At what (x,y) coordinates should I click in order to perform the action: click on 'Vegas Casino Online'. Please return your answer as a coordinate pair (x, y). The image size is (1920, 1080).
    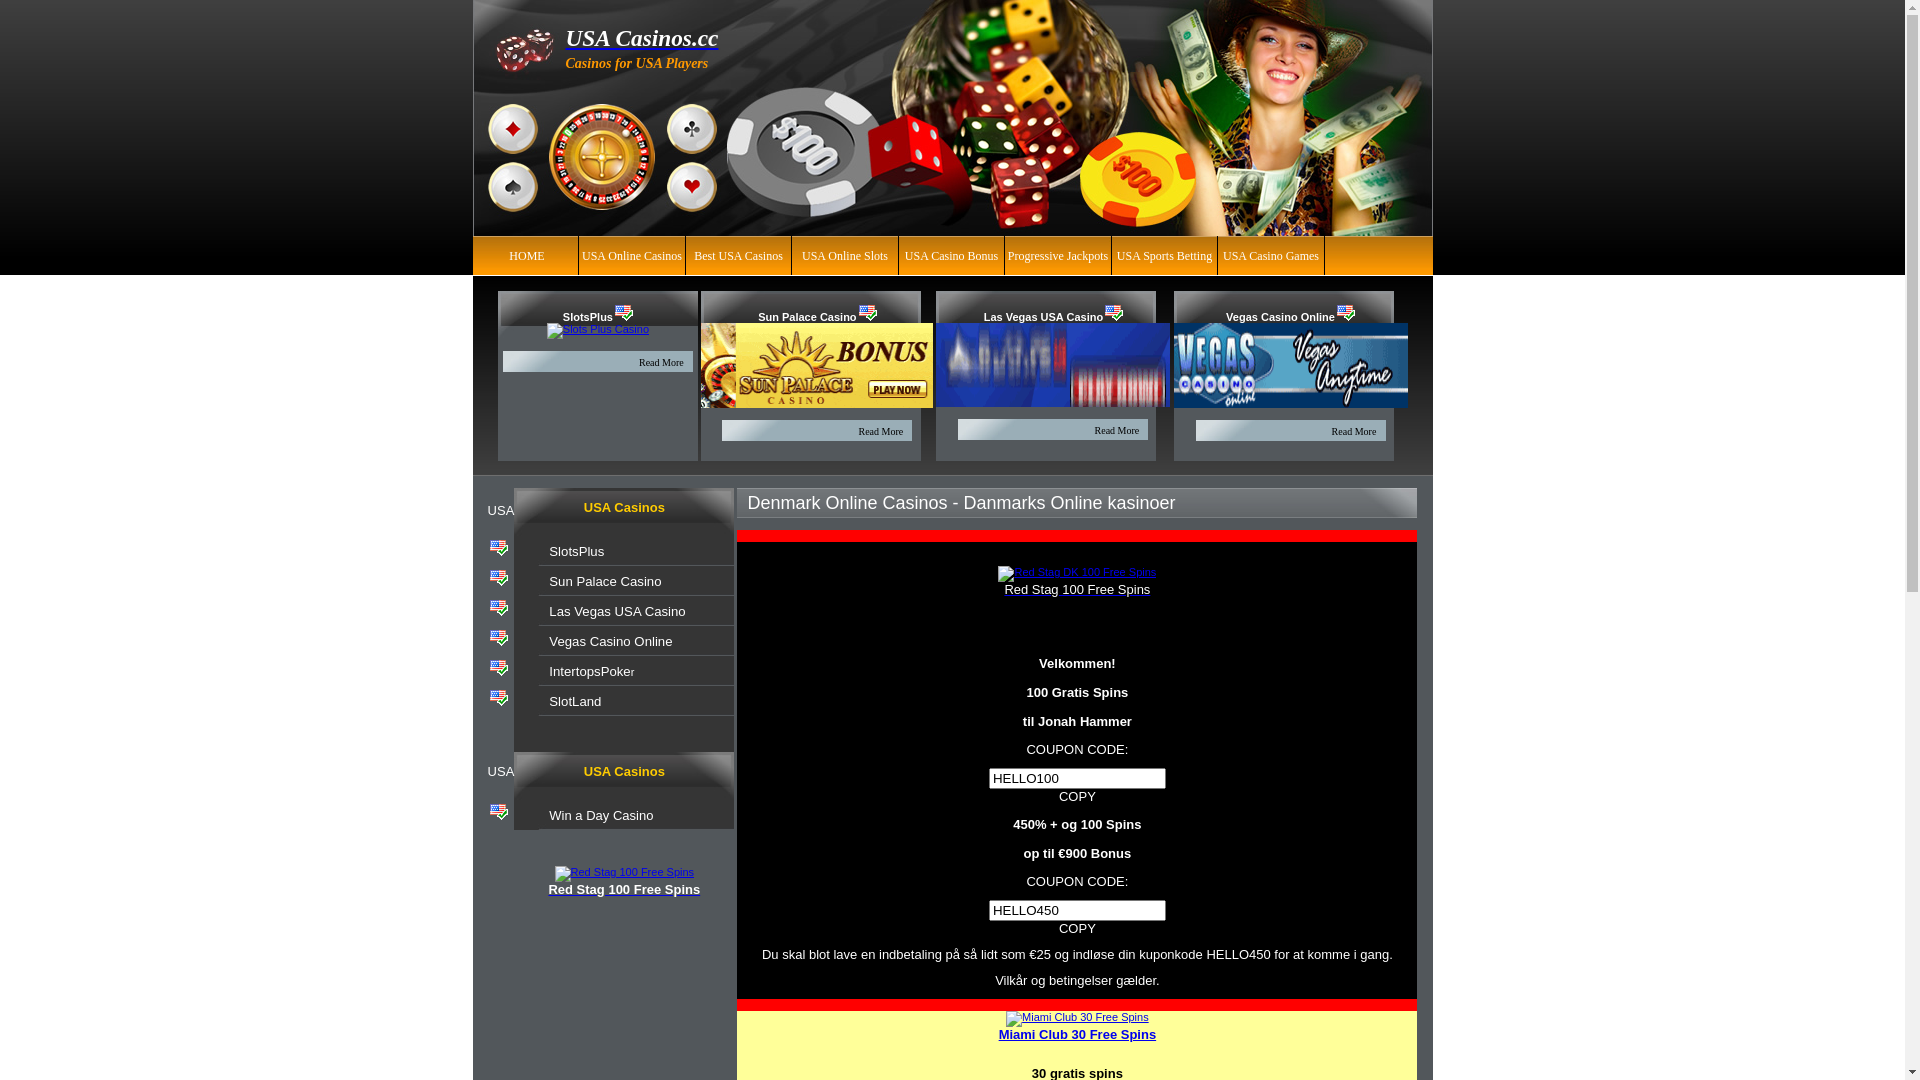
    Looking at the image, I should click on (1224, 315).